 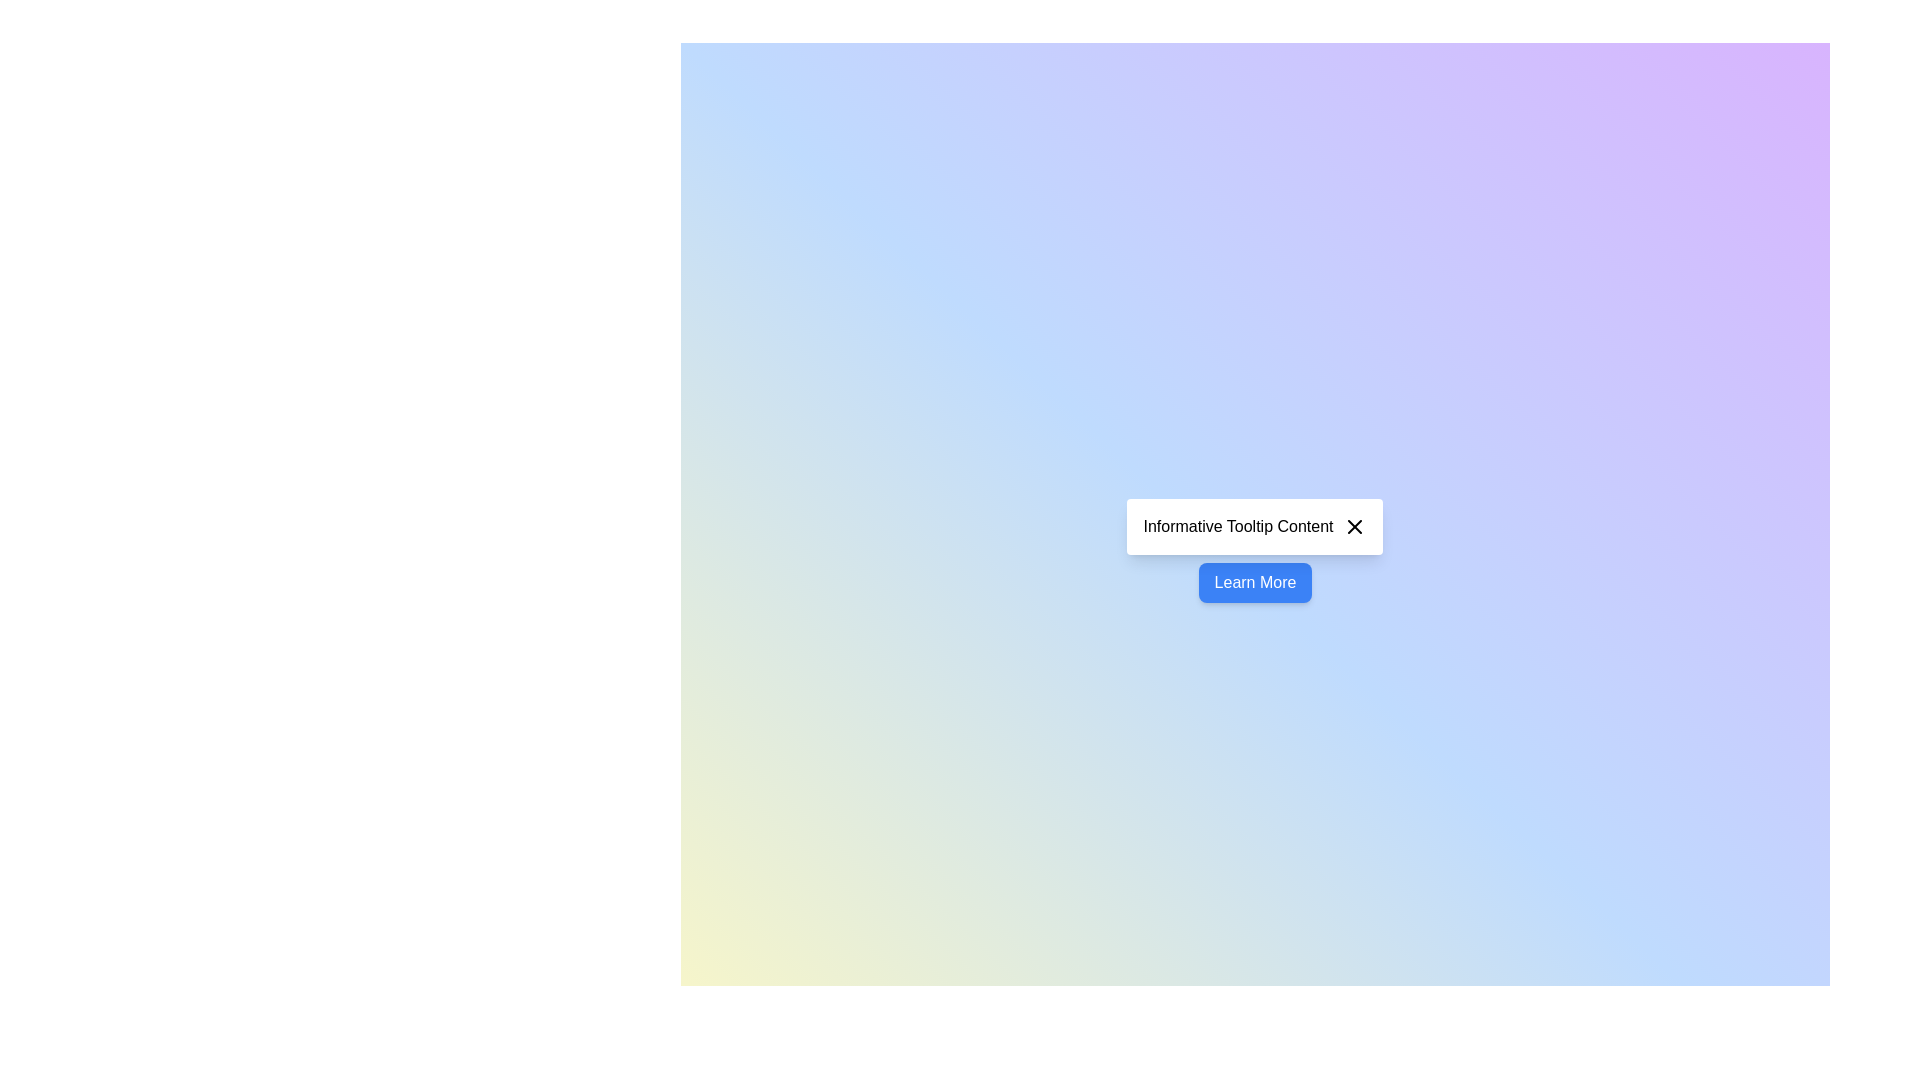 I want to click on the close button located in the top right corner of the tooltip box, so click(x=1355, y=526).